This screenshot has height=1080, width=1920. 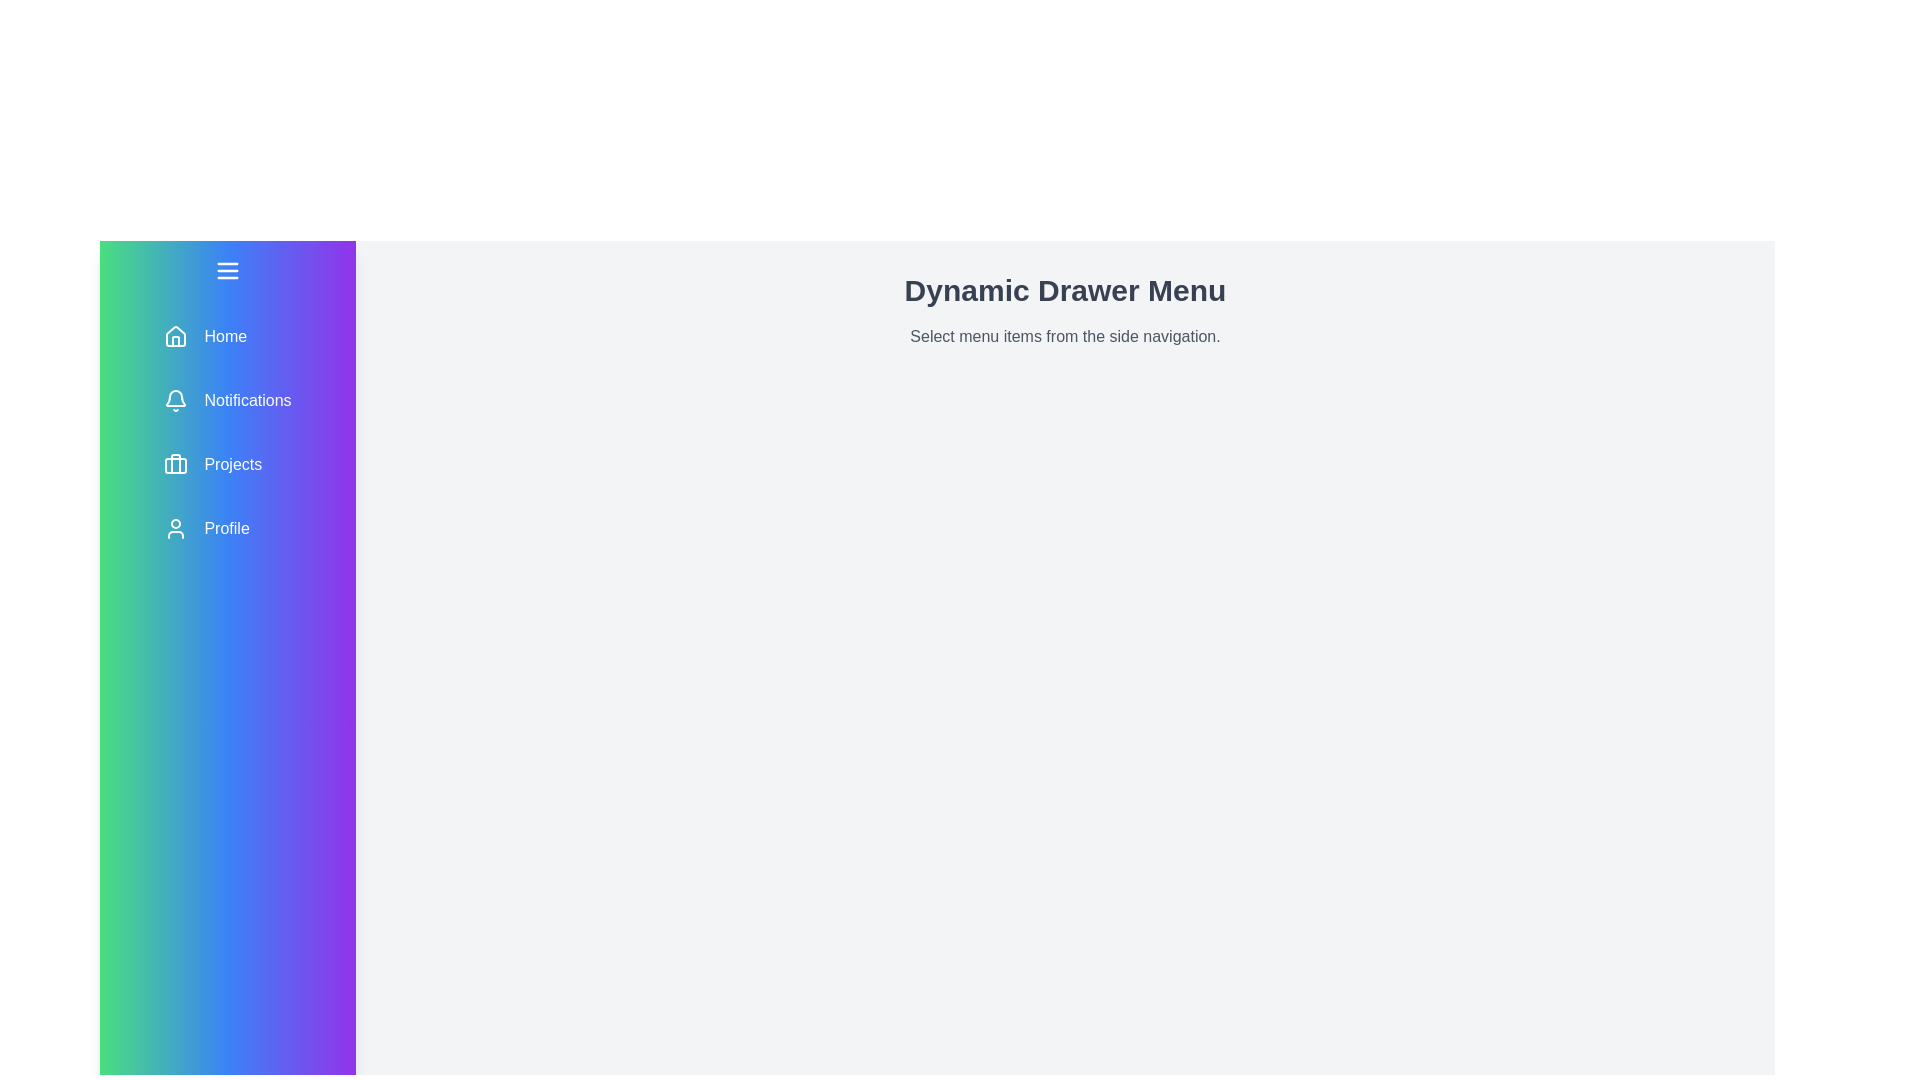 I want to click on the menu toggle button to toggle the drawer menu open or closed, so click(x=227, y=270).